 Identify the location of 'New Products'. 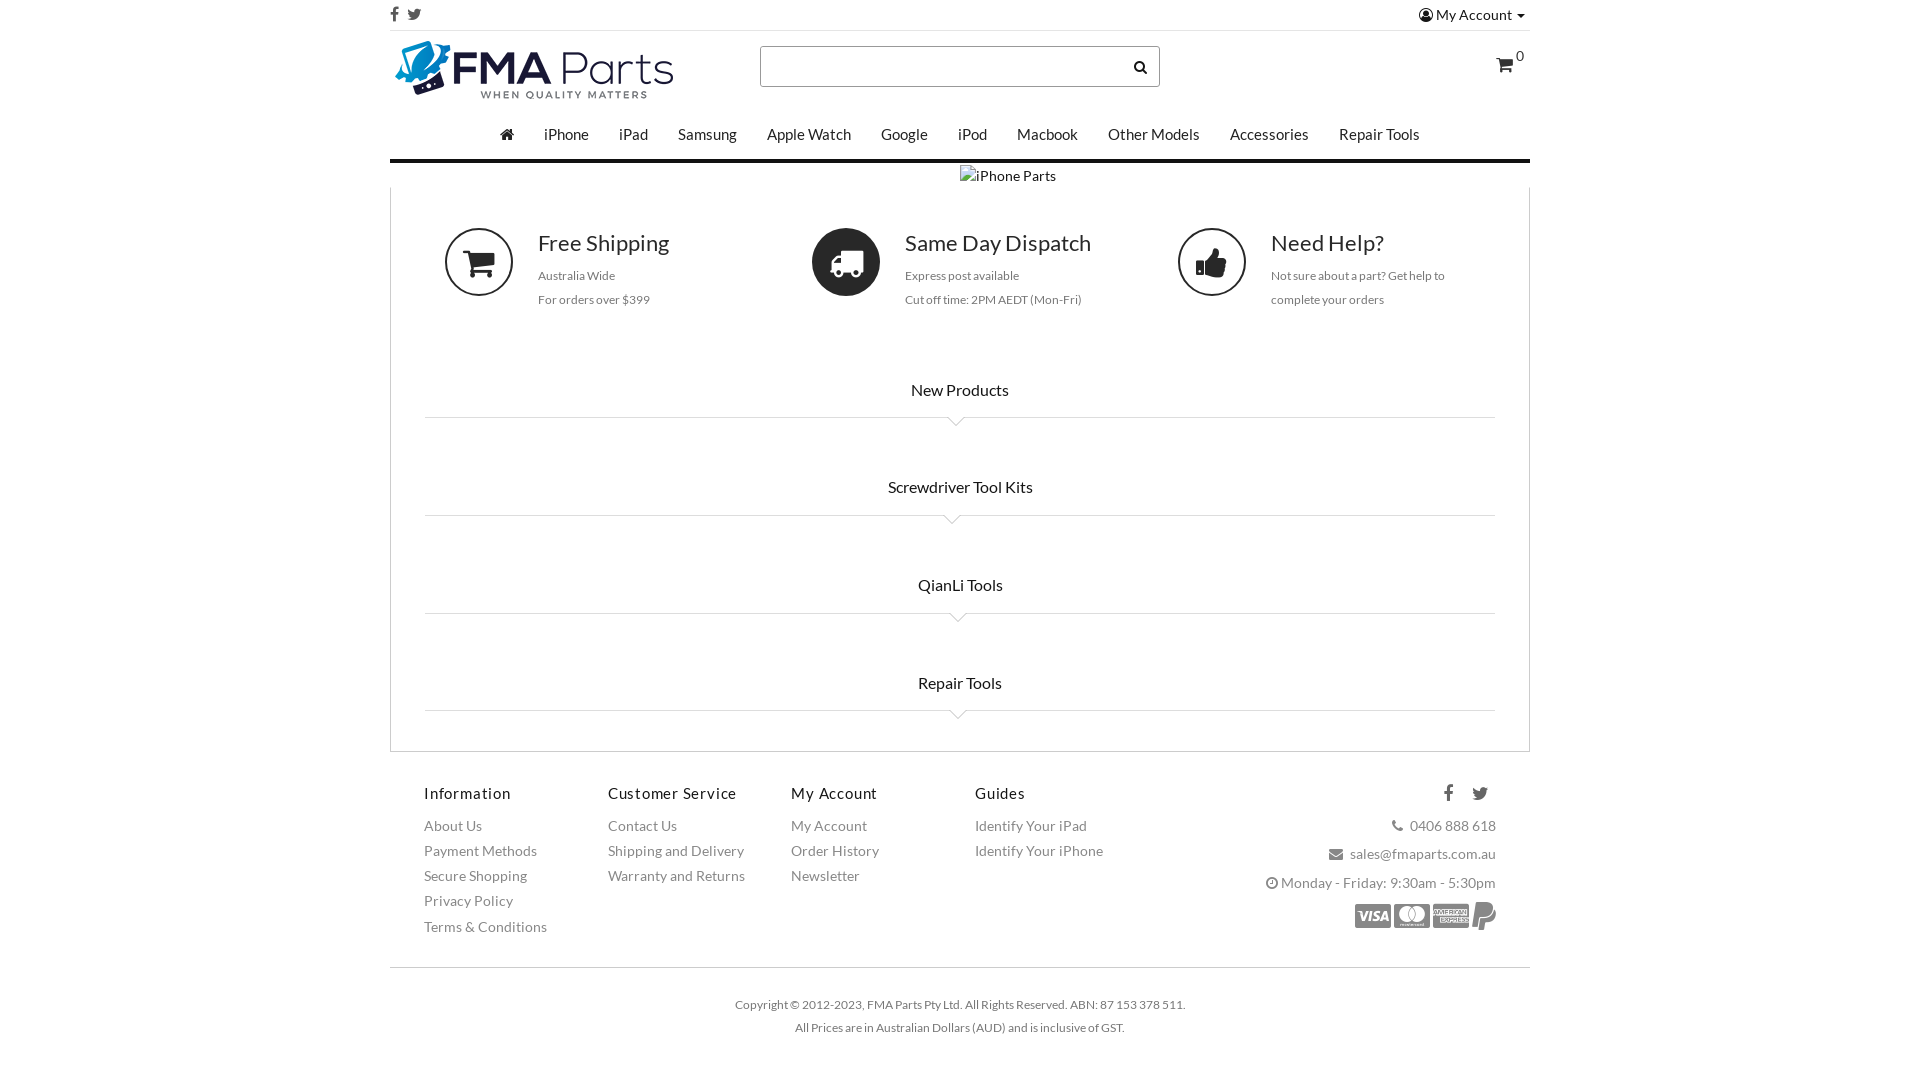
(960, 389).